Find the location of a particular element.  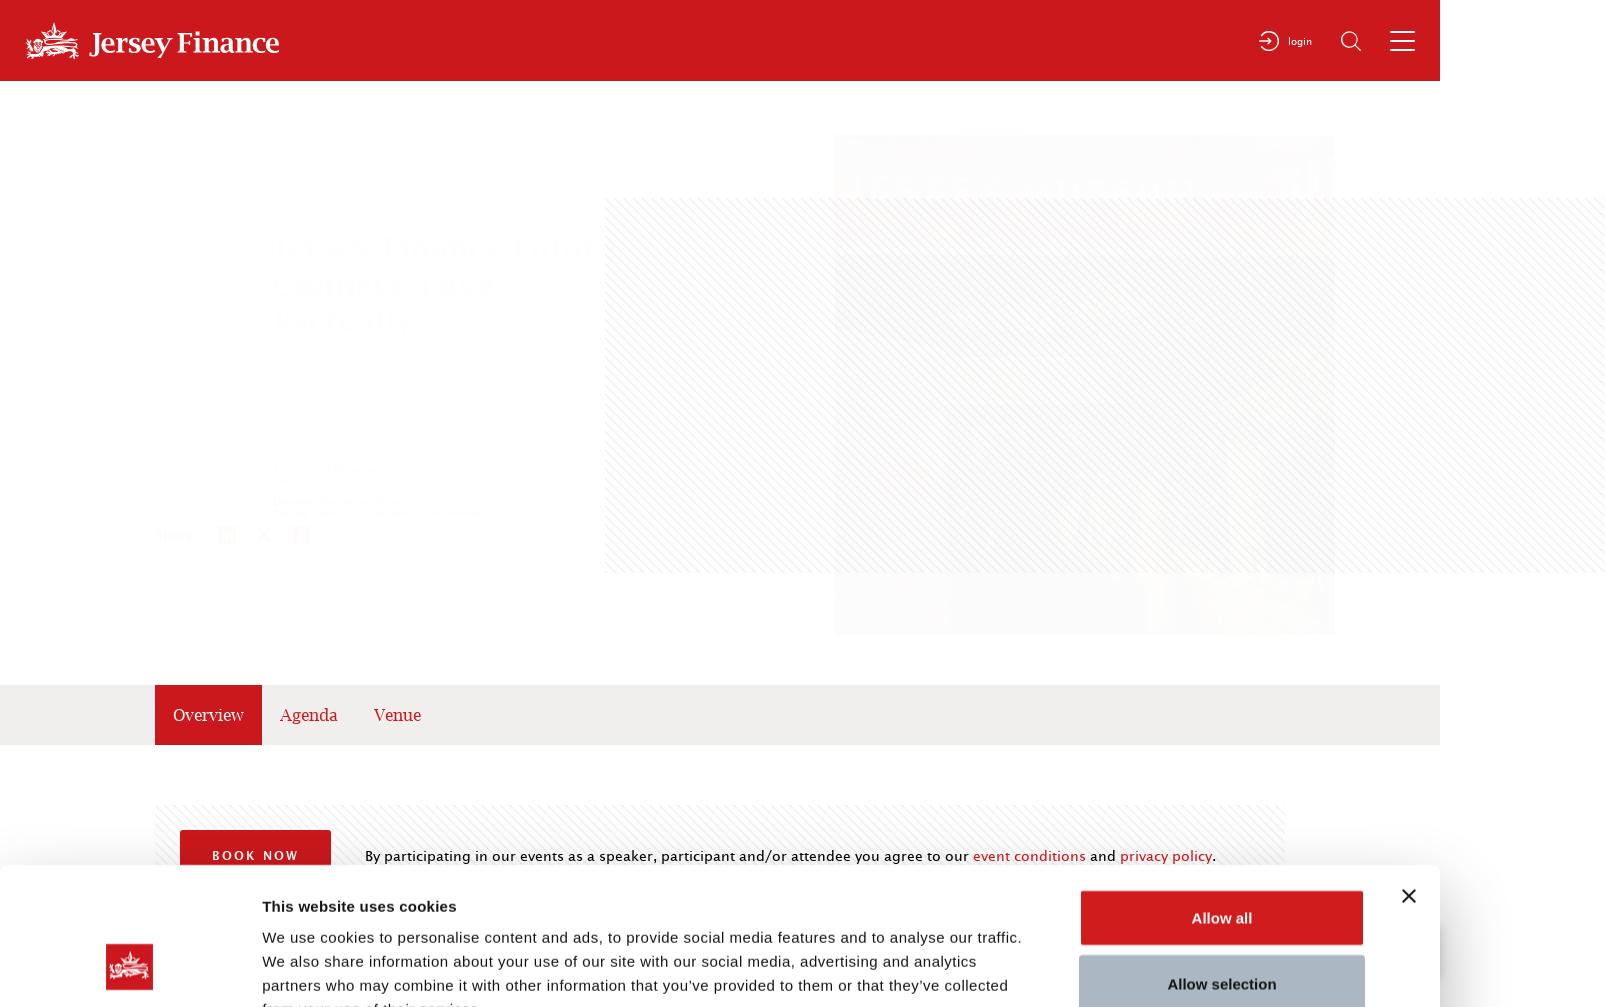

'Top' is located at coordinates (1448, 961).